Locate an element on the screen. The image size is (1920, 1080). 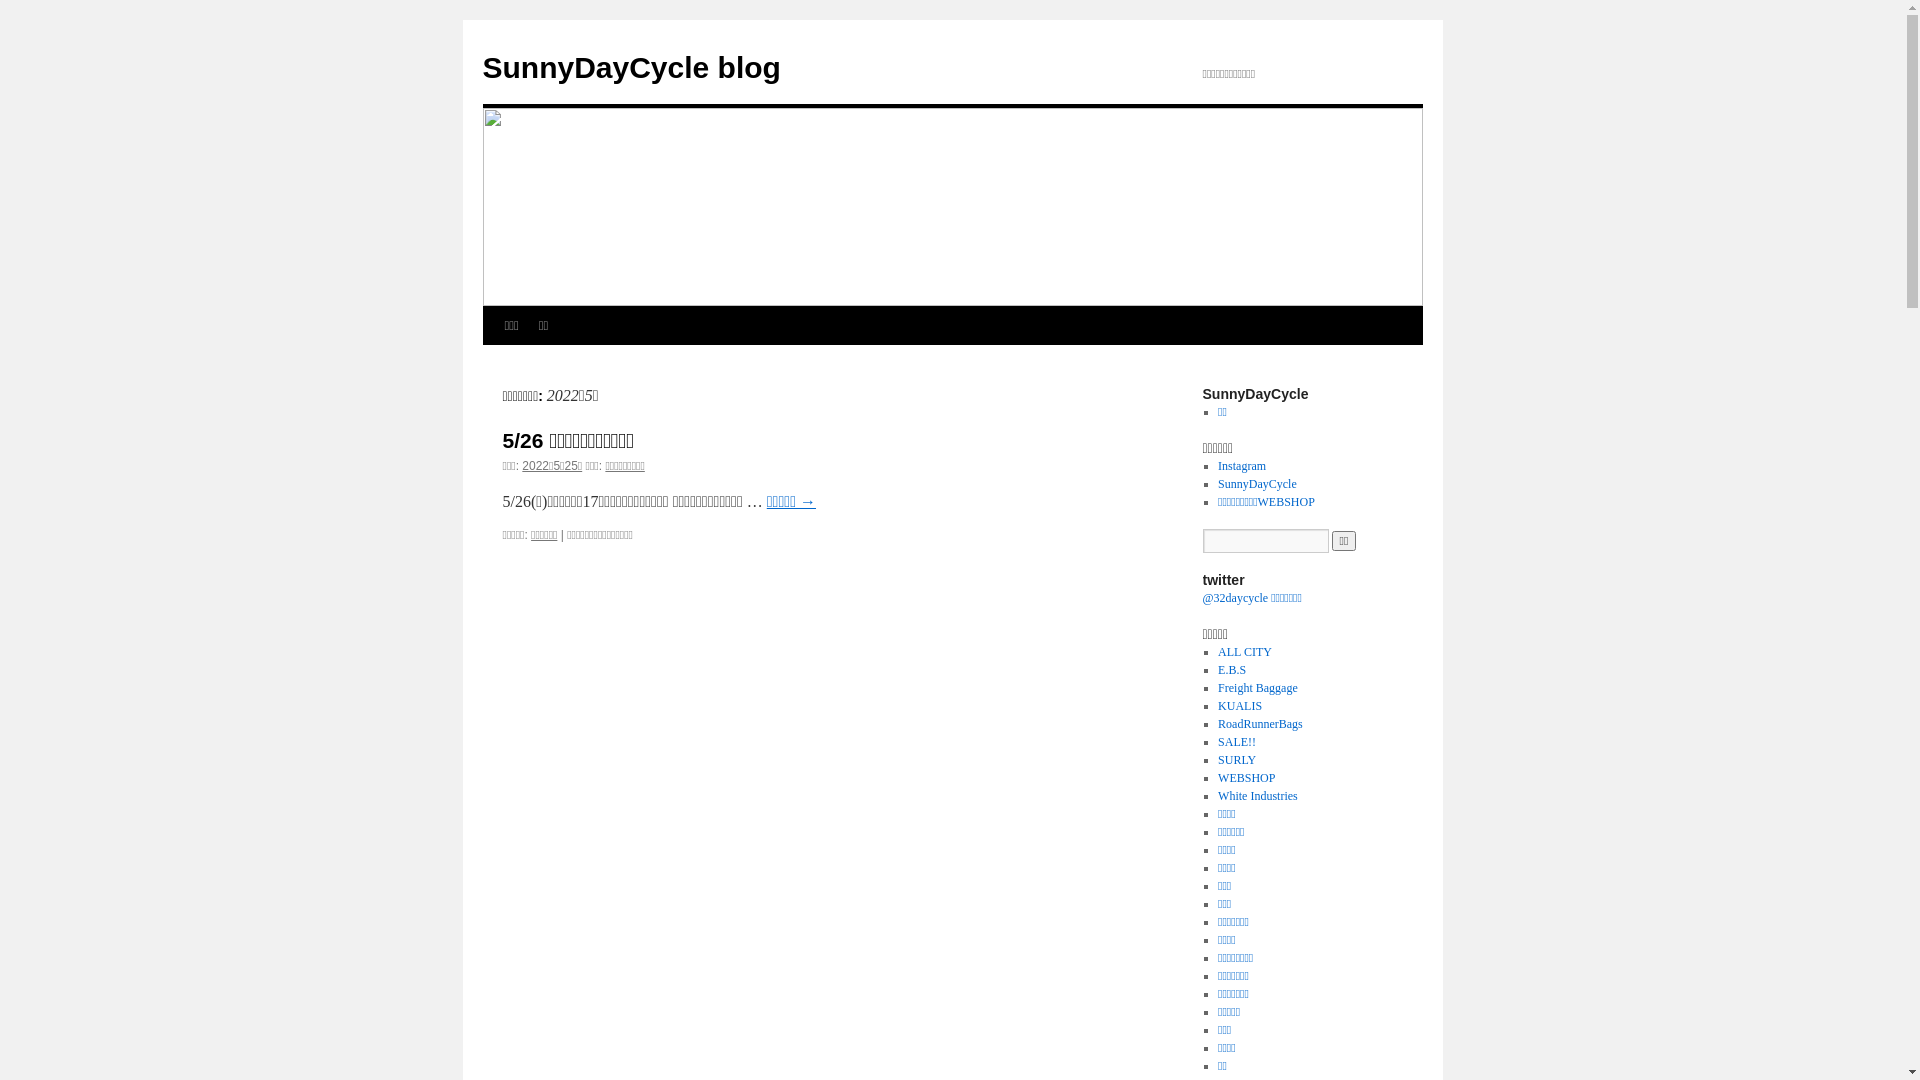
'RoadRunnerBags' is located at coordinates (1259, 724).